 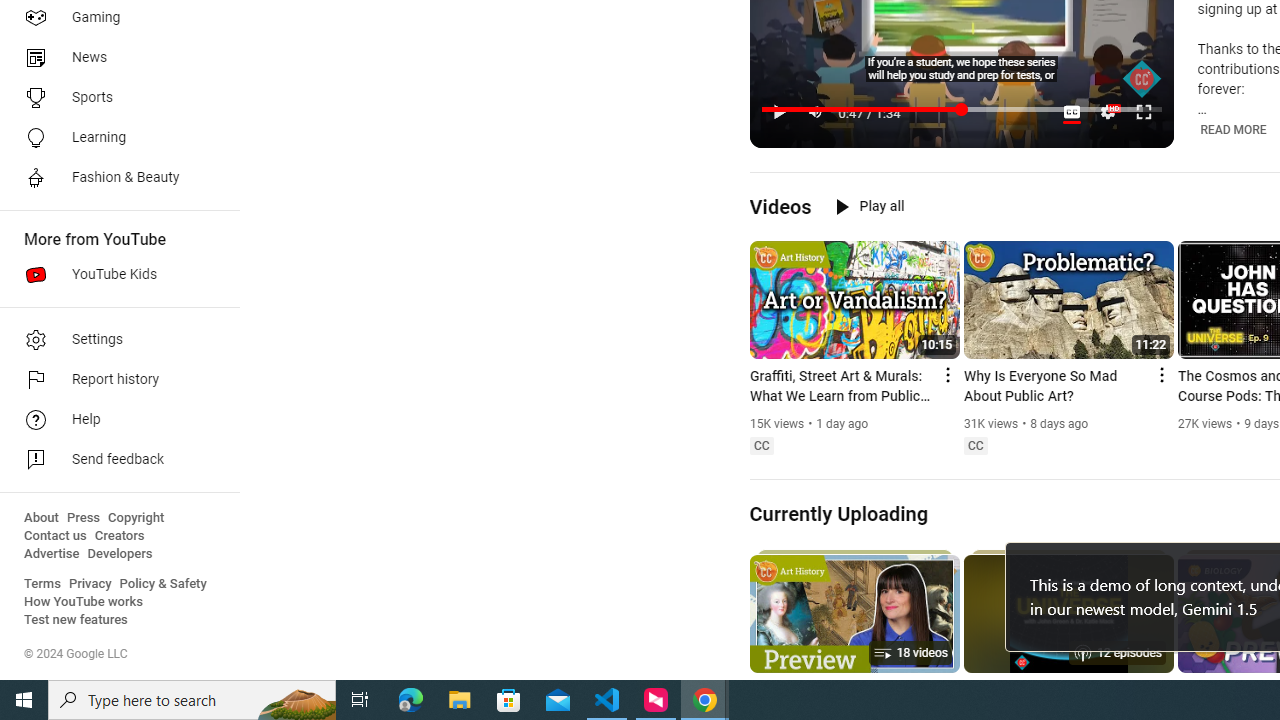 What do you see at coordinates (55, 535) in the screenshot?
I see `'Contact us'` at bounding box center [55, 535].